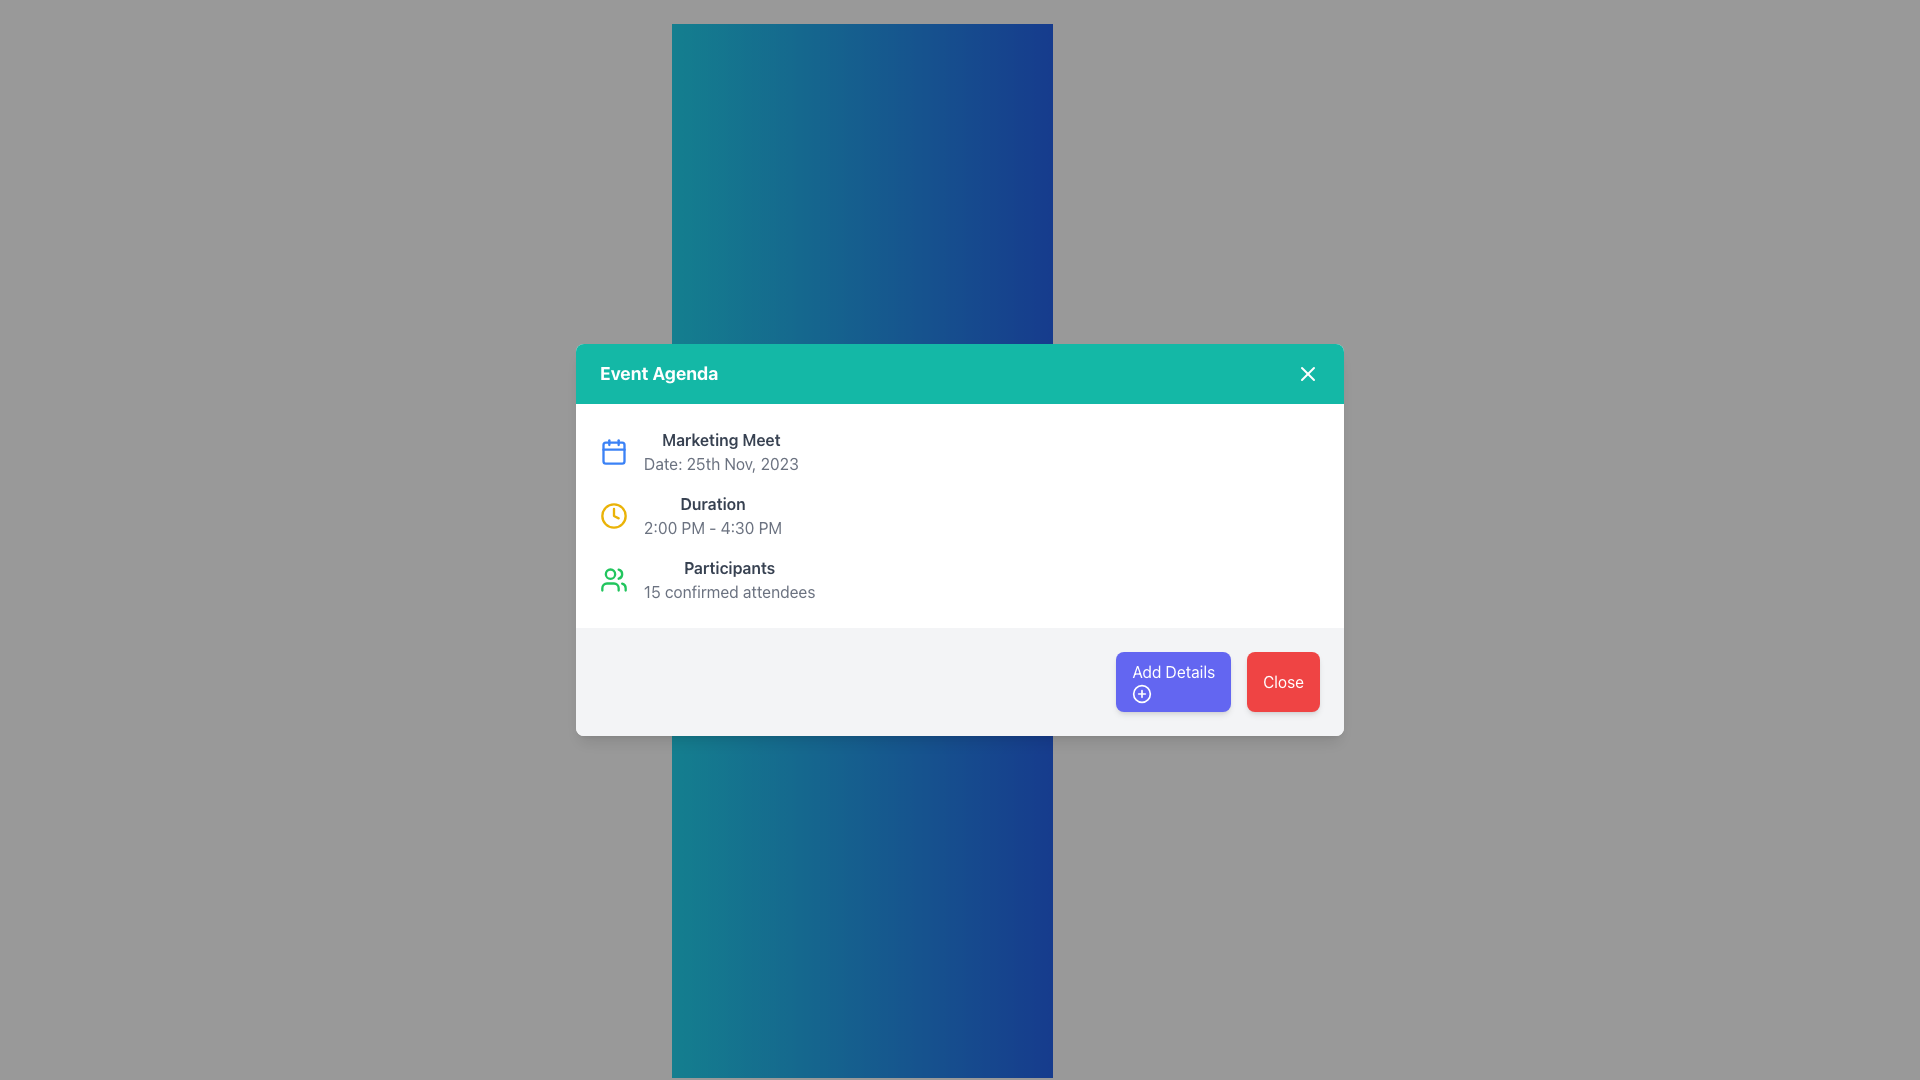 Image resolution: width=1920 pixels, height=1080 pixels. I want to click on the circular icon with a '+' symbol centered inside it, which is part of the 'Add Details' button located at the bottom right of the content card, so click(1142, 693).